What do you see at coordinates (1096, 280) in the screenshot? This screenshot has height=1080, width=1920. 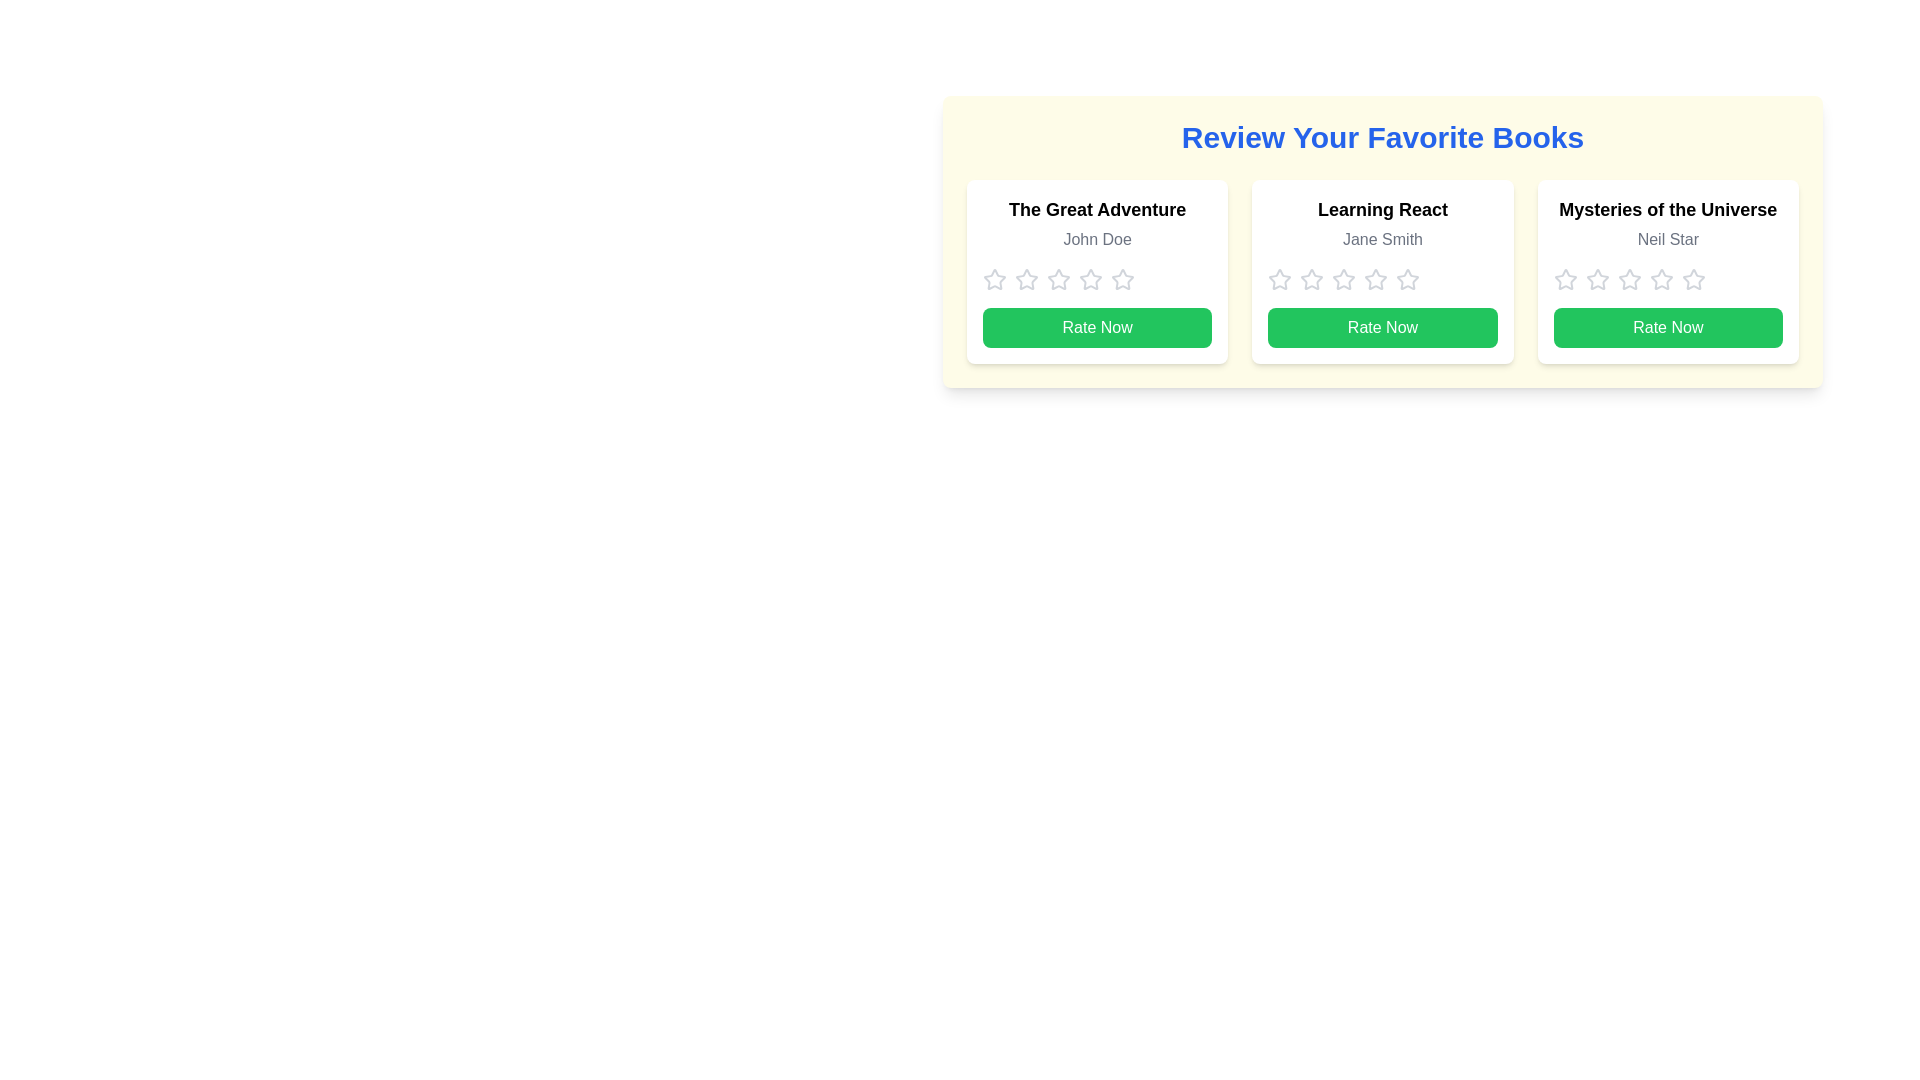 I see `the star in the interactive star rating component located beneath 'The Great Adventure' by 'John Doe'` at bounding box center [1096, 280].